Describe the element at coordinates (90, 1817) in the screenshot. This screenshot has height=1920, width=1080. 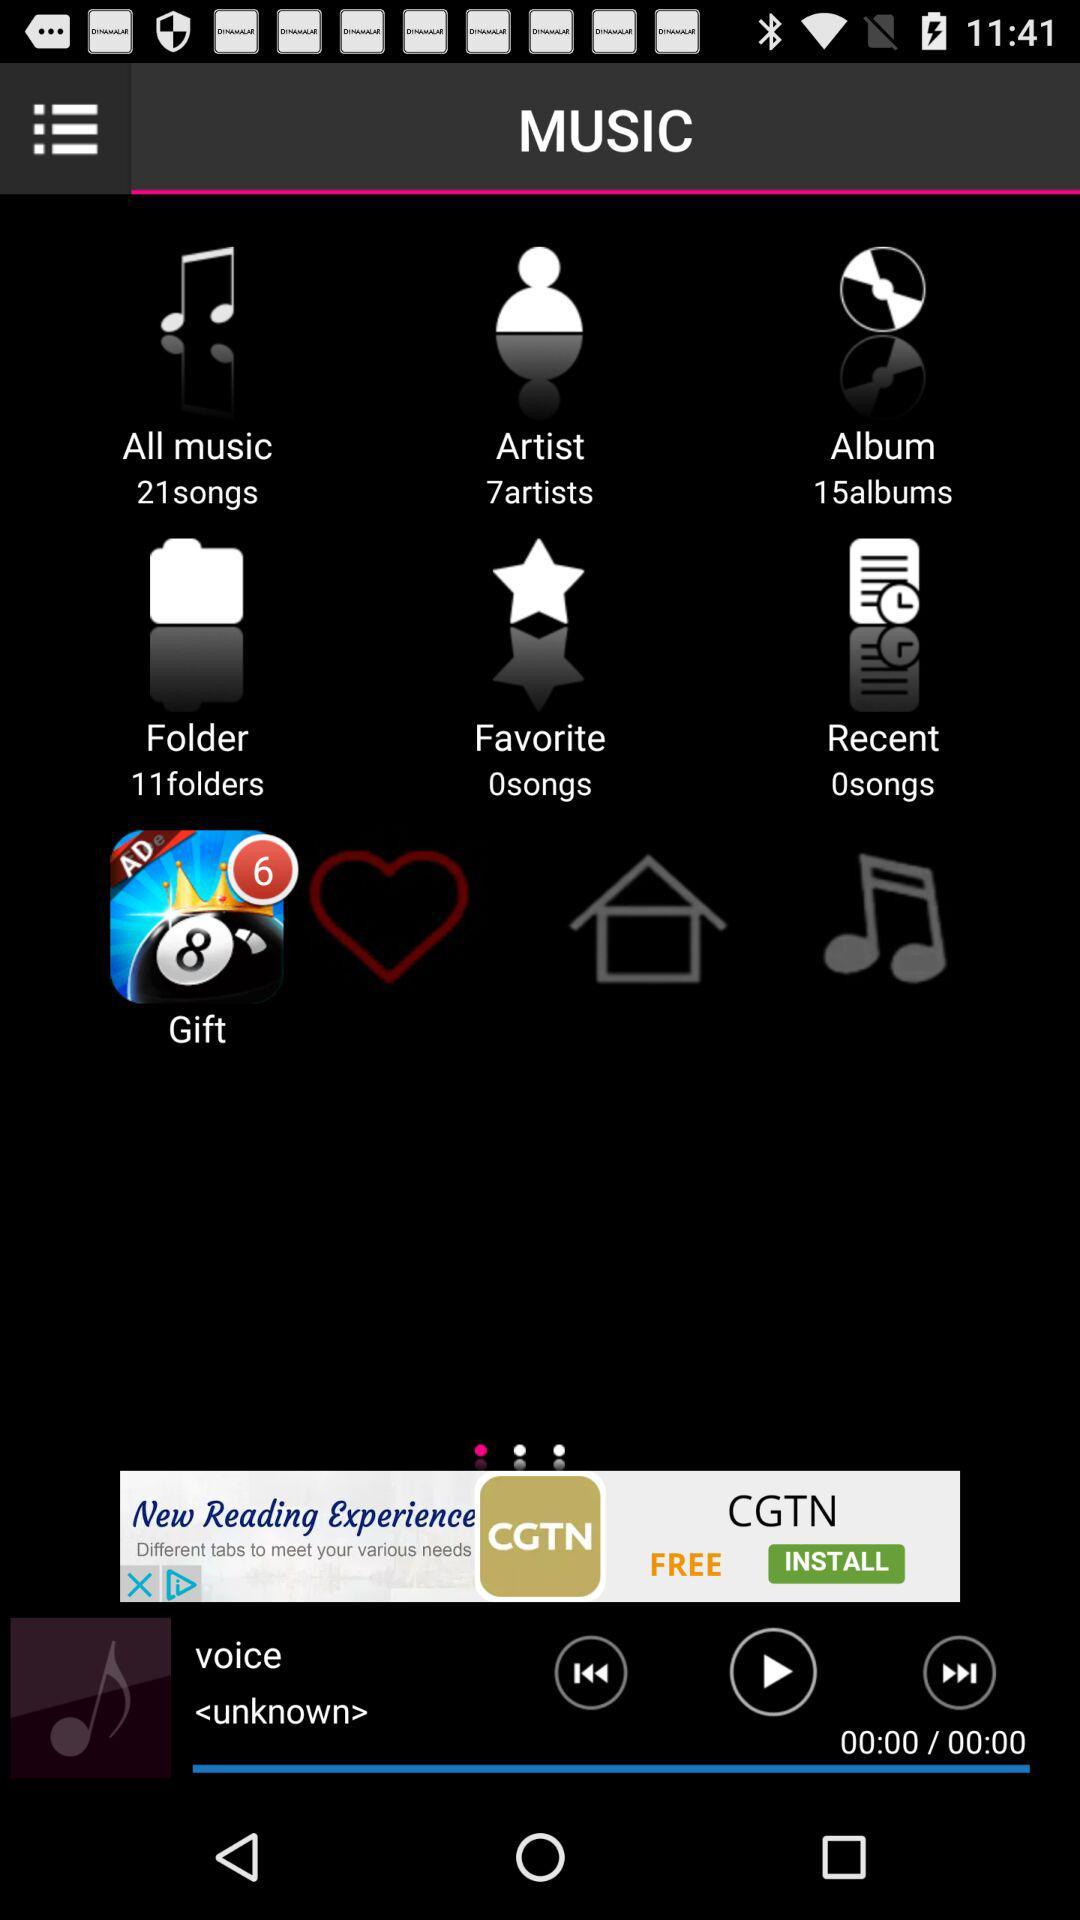
I see `the music icon` at that location.